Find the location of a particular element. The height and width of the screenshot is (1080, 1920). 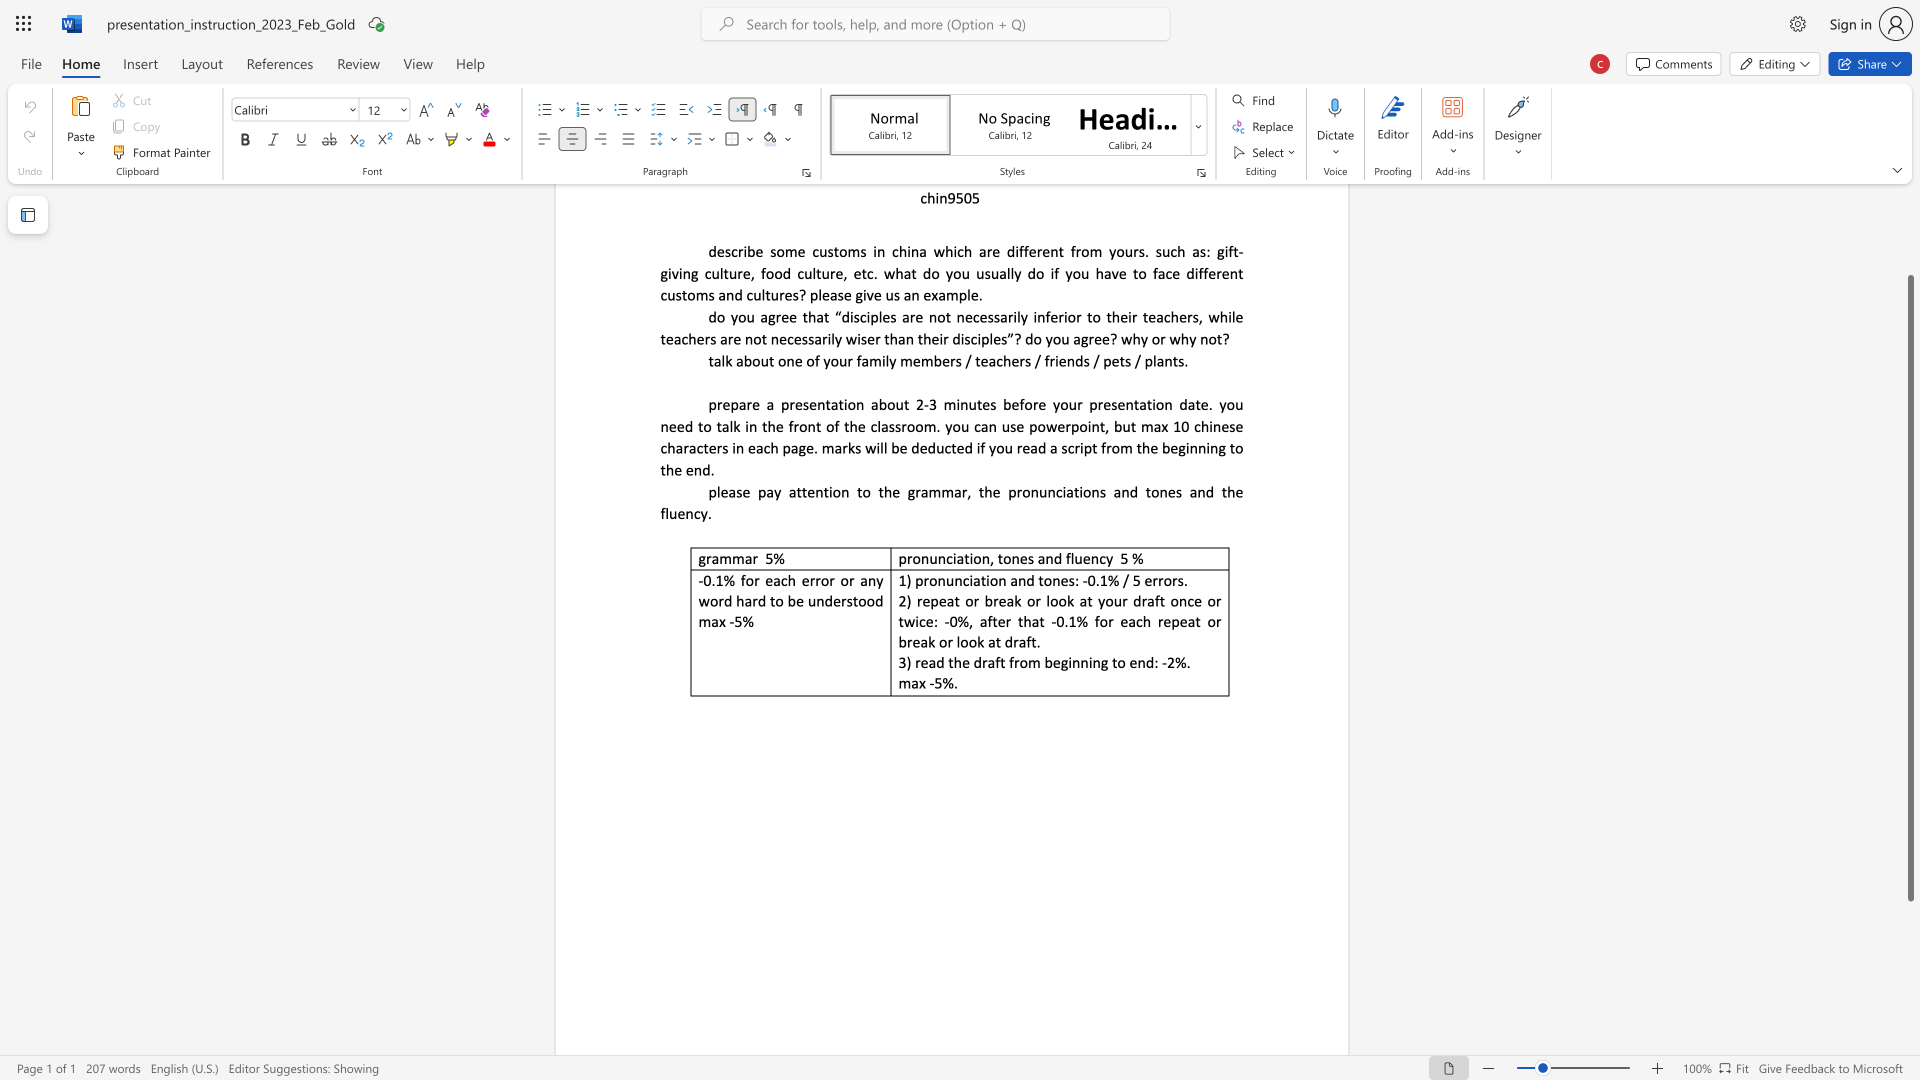

the scrollbar to slide the page up is located at coordinates (1909, 219).